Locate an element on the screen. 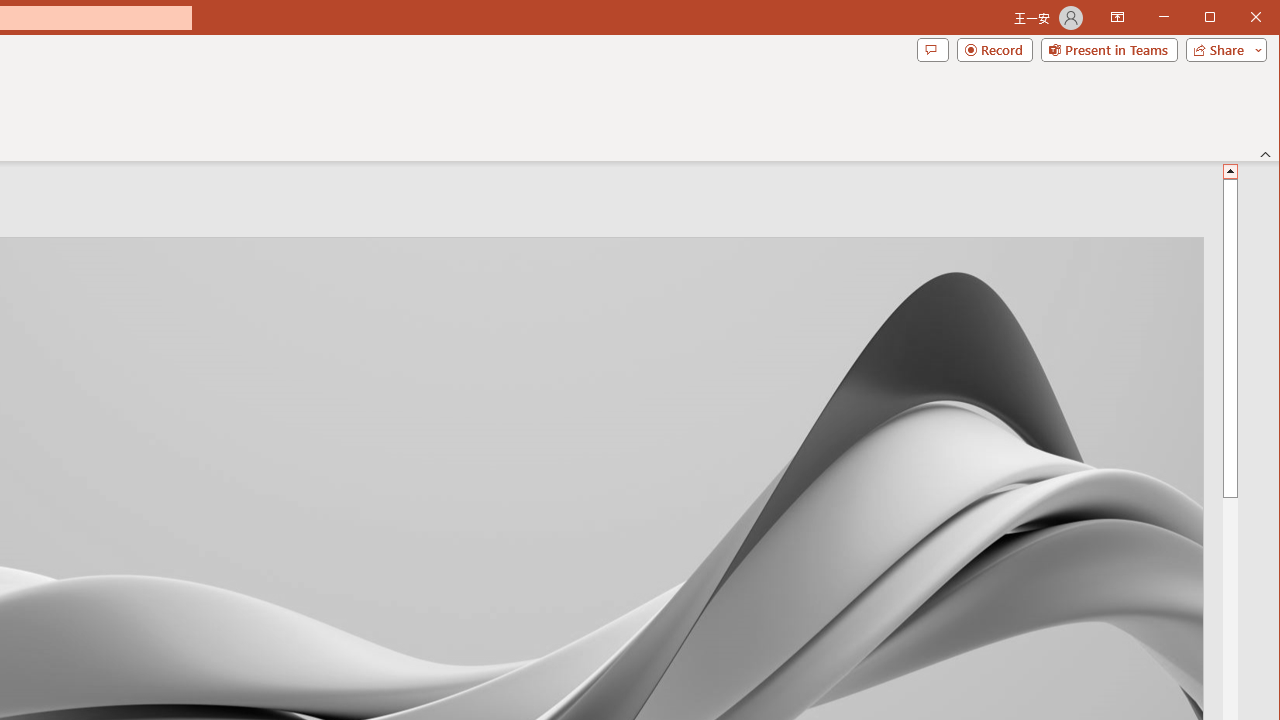 This screenshot has height=720, width=1280. 'Collapse the Ribbon' is located at coordinates (1265, 153).